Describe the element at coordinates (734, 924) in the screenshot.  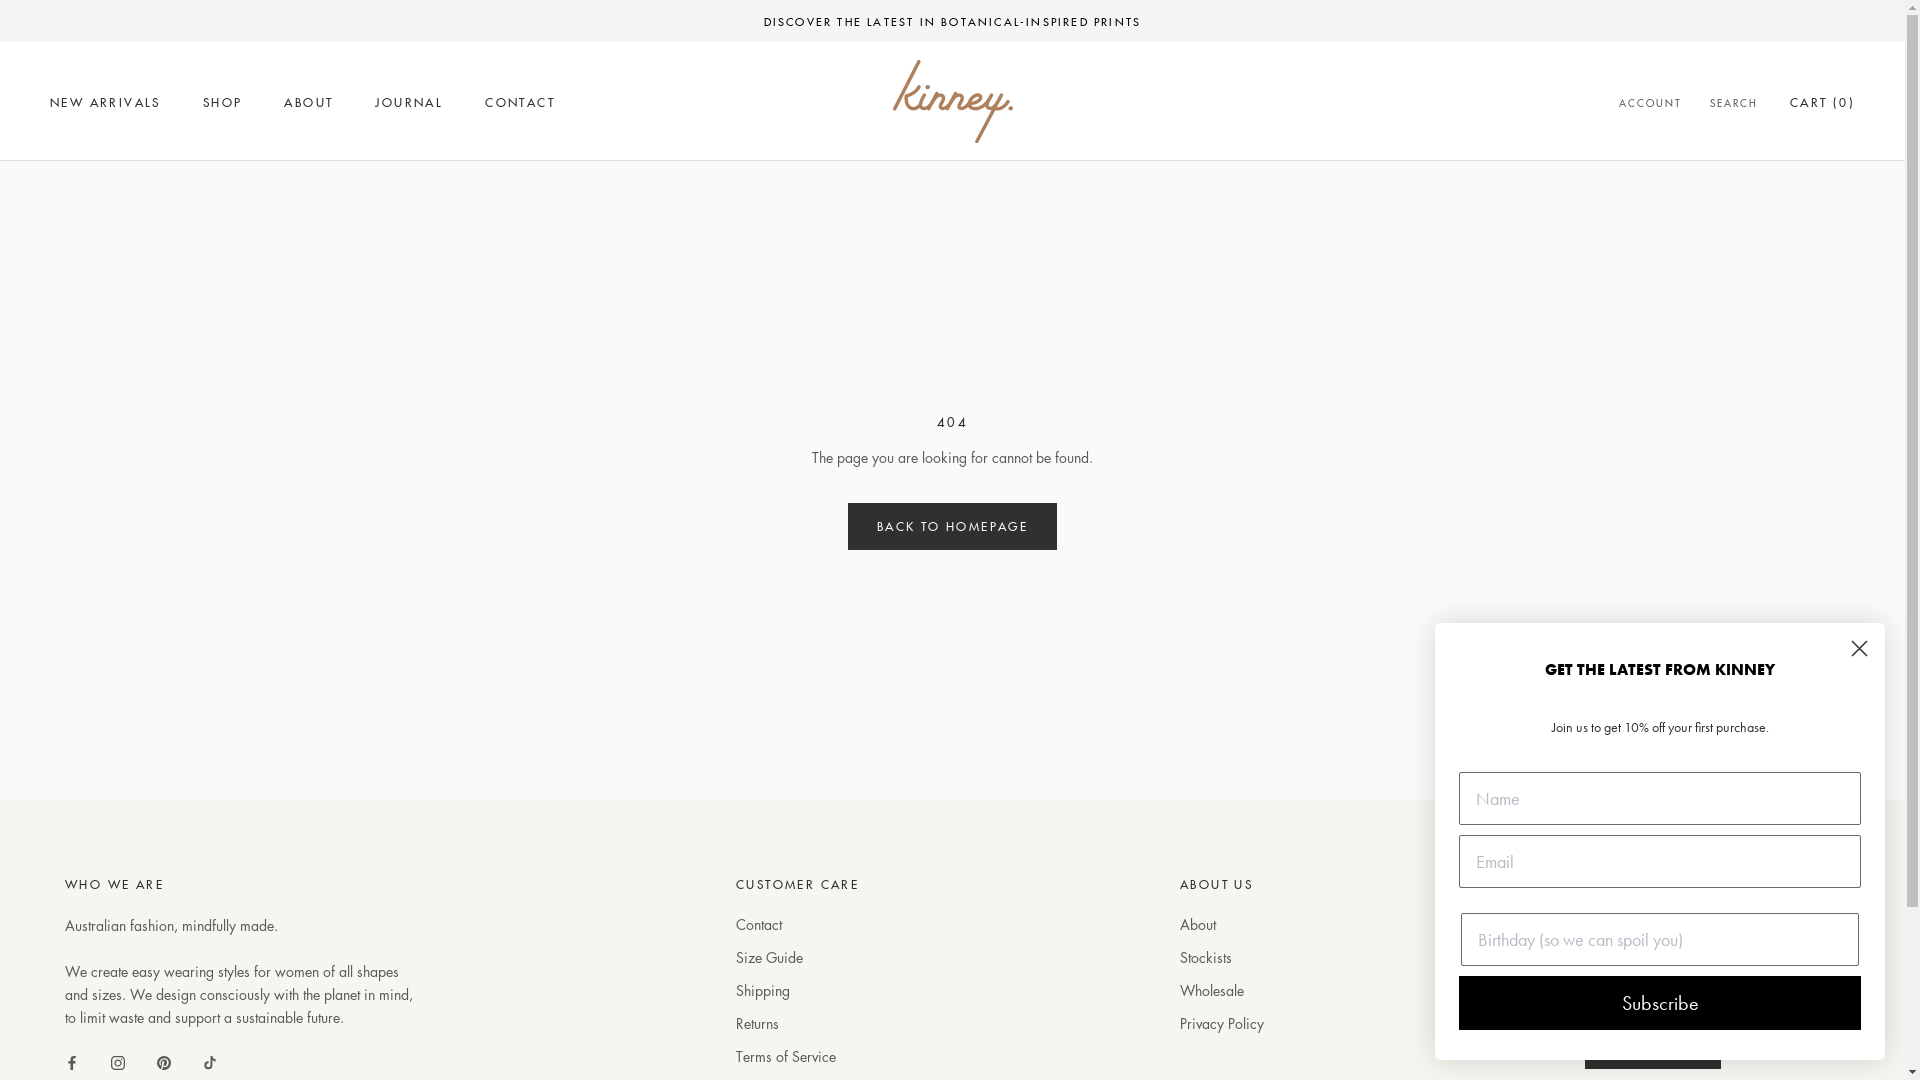
I see `'Contact'` at that location.